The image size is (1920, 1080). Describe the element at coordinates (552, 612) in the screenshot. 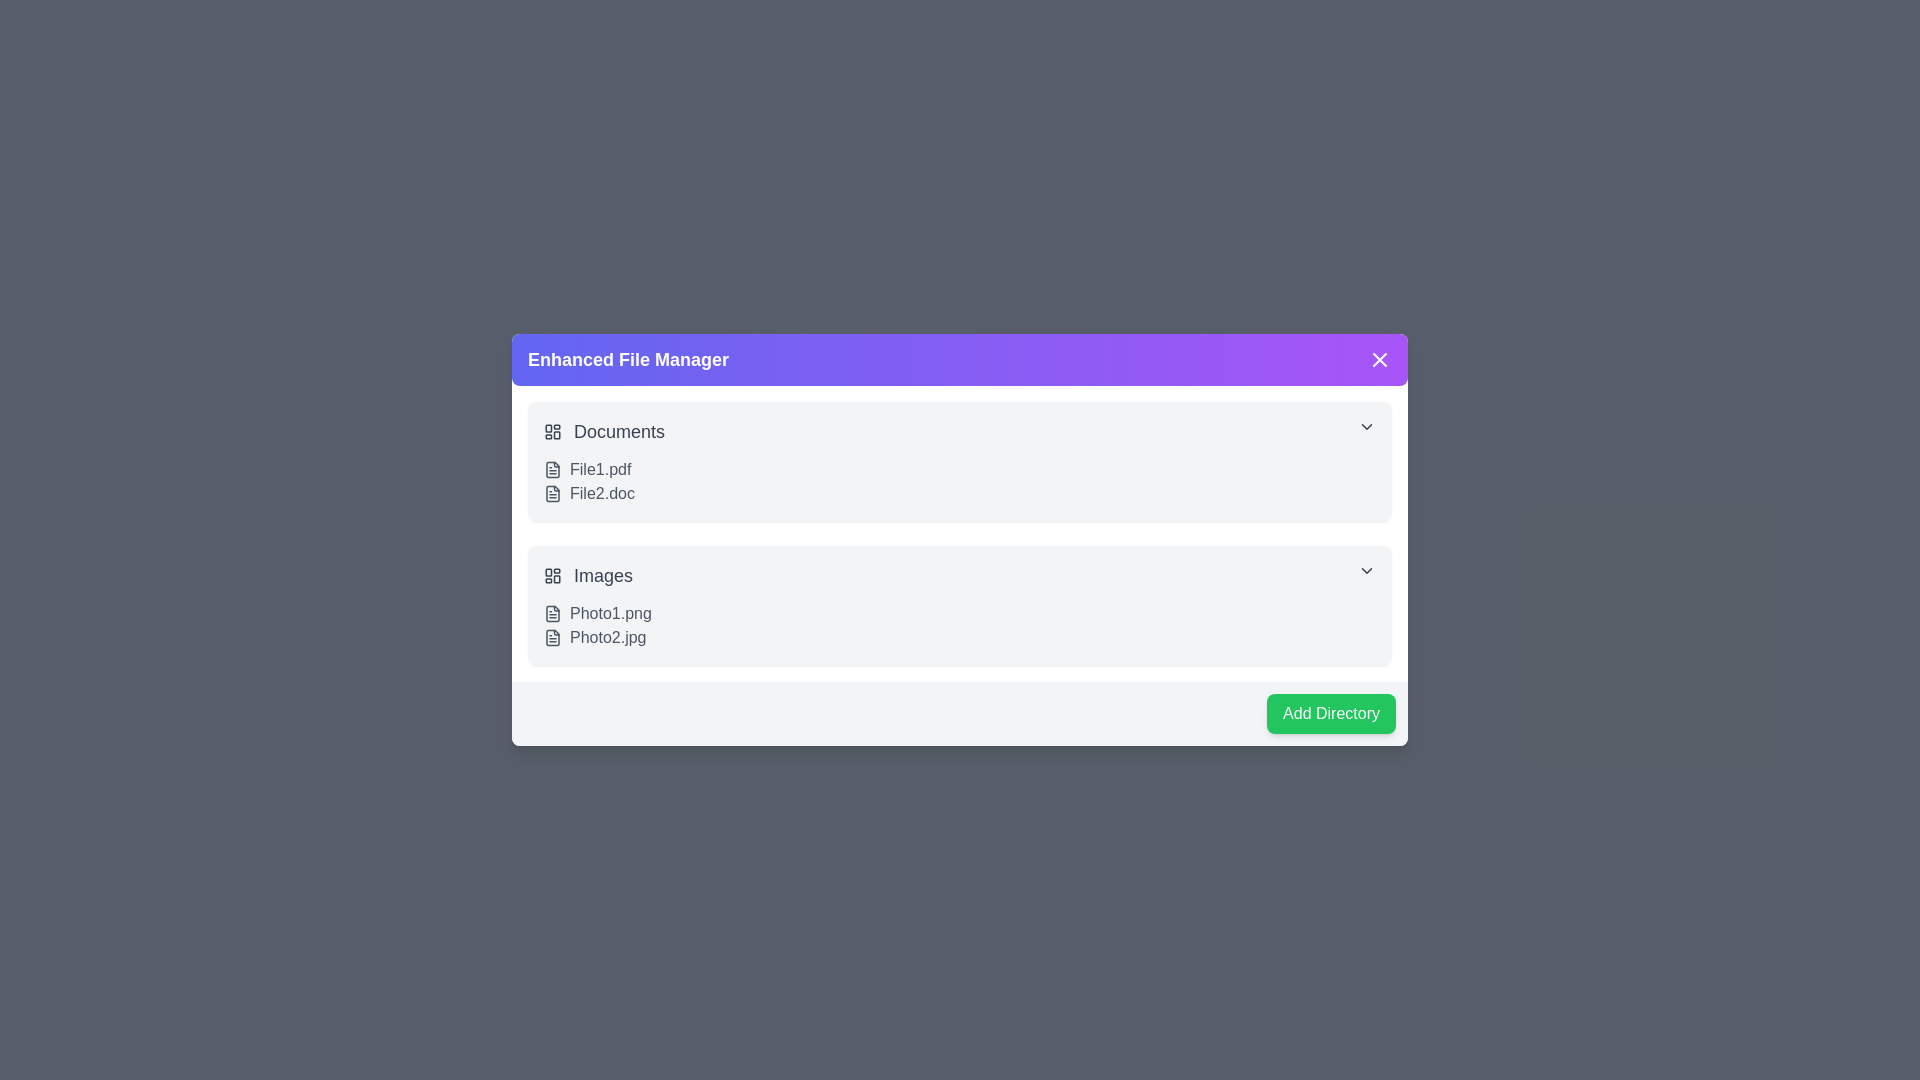

I see `the file Photo1.png listed under the directory Images` at that location.